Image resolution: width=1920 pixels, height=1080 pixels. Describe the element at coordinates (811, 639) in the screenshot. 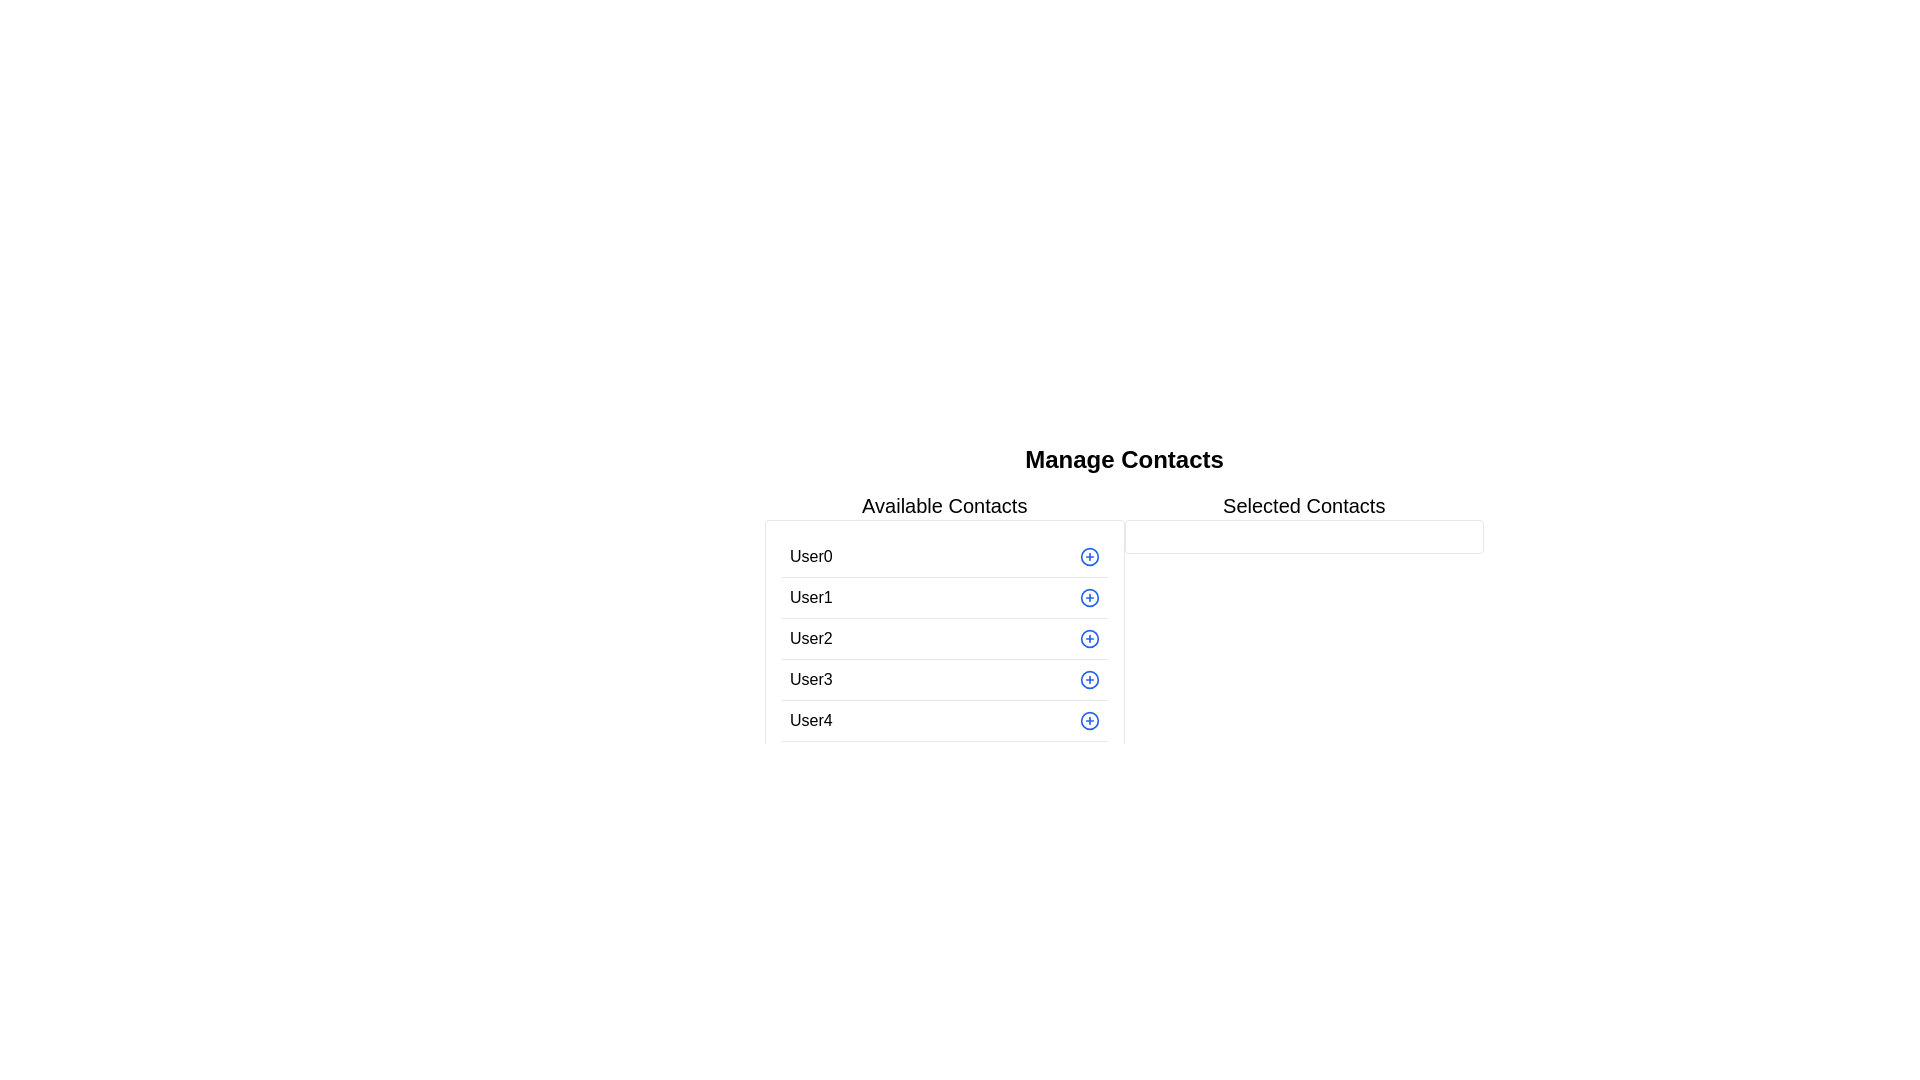

I see `the text label displaying 'User2', which is the third item in the vertical list of user names under the 'Available Contacts' heading` at that location.